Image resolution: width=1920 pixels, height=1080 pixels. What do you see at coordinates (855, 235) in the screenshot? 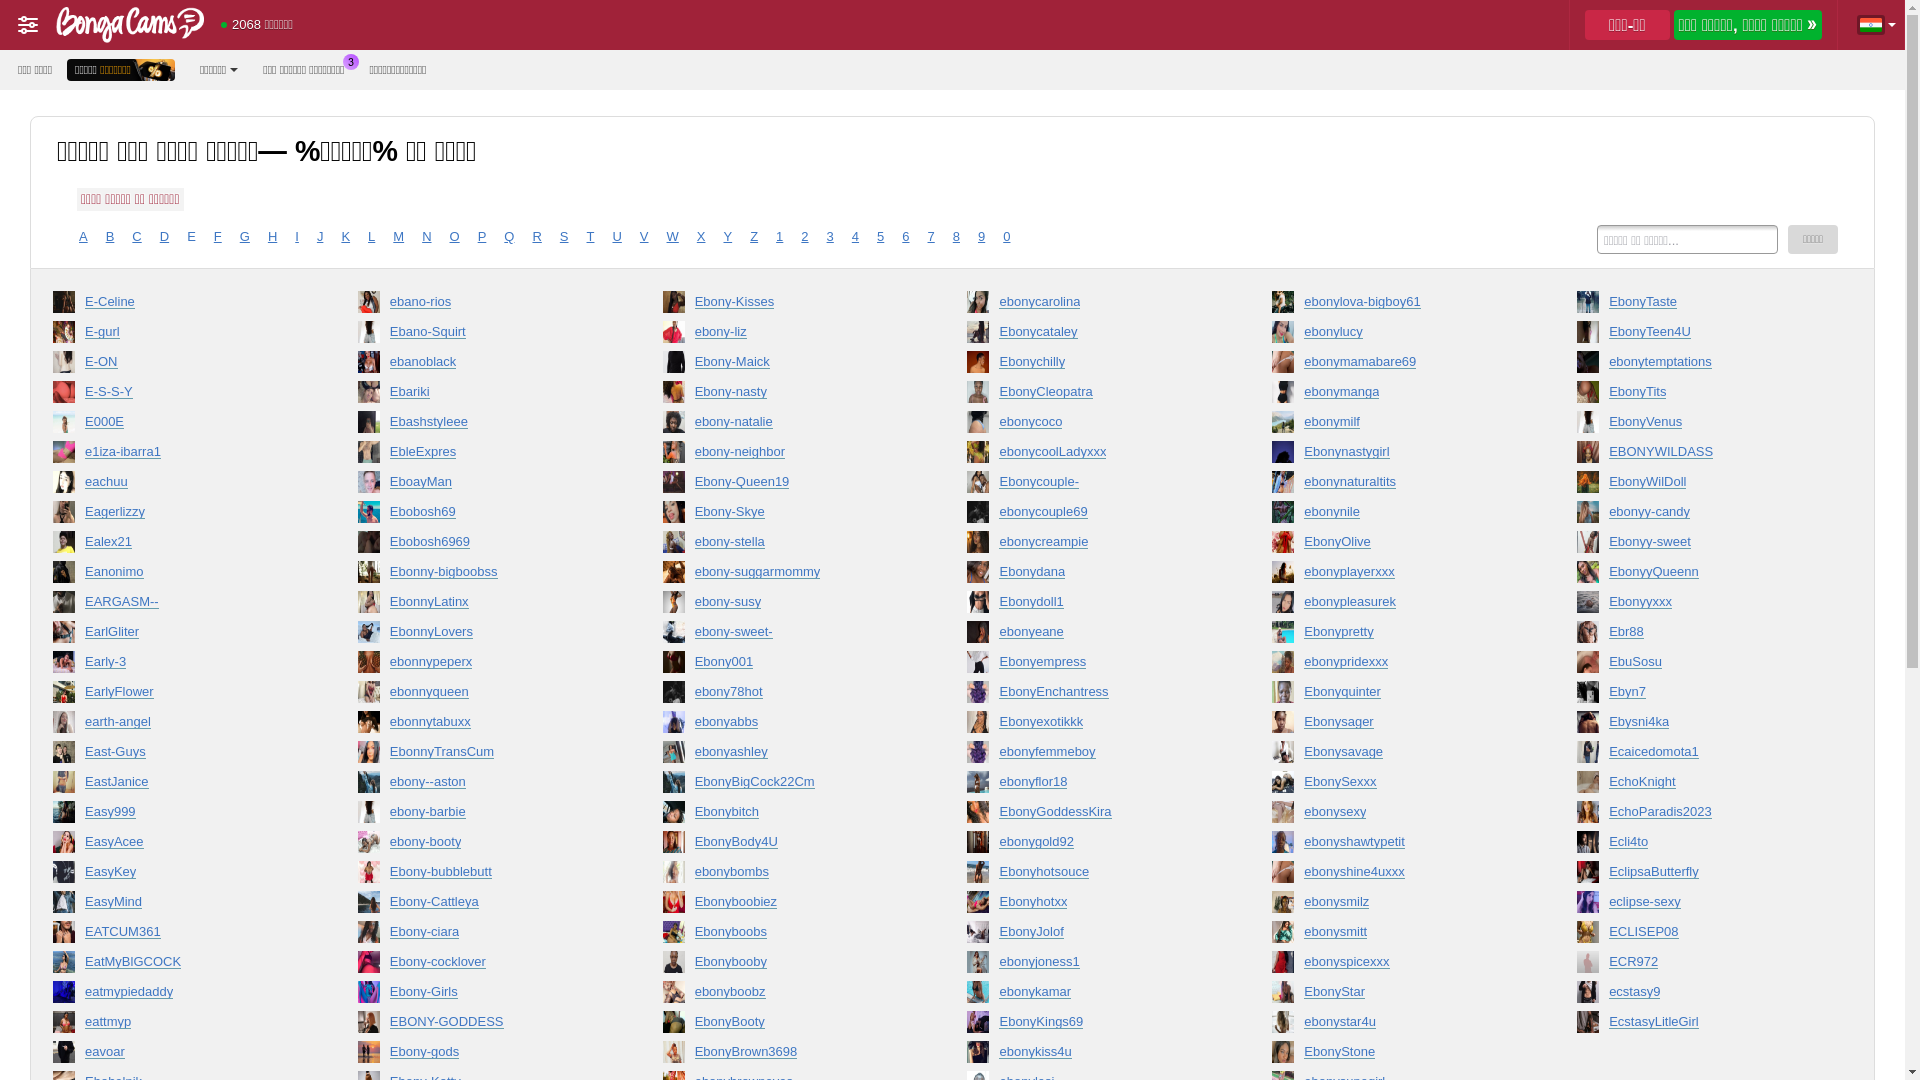
I see `'4'` at bounding box center [855, 235].